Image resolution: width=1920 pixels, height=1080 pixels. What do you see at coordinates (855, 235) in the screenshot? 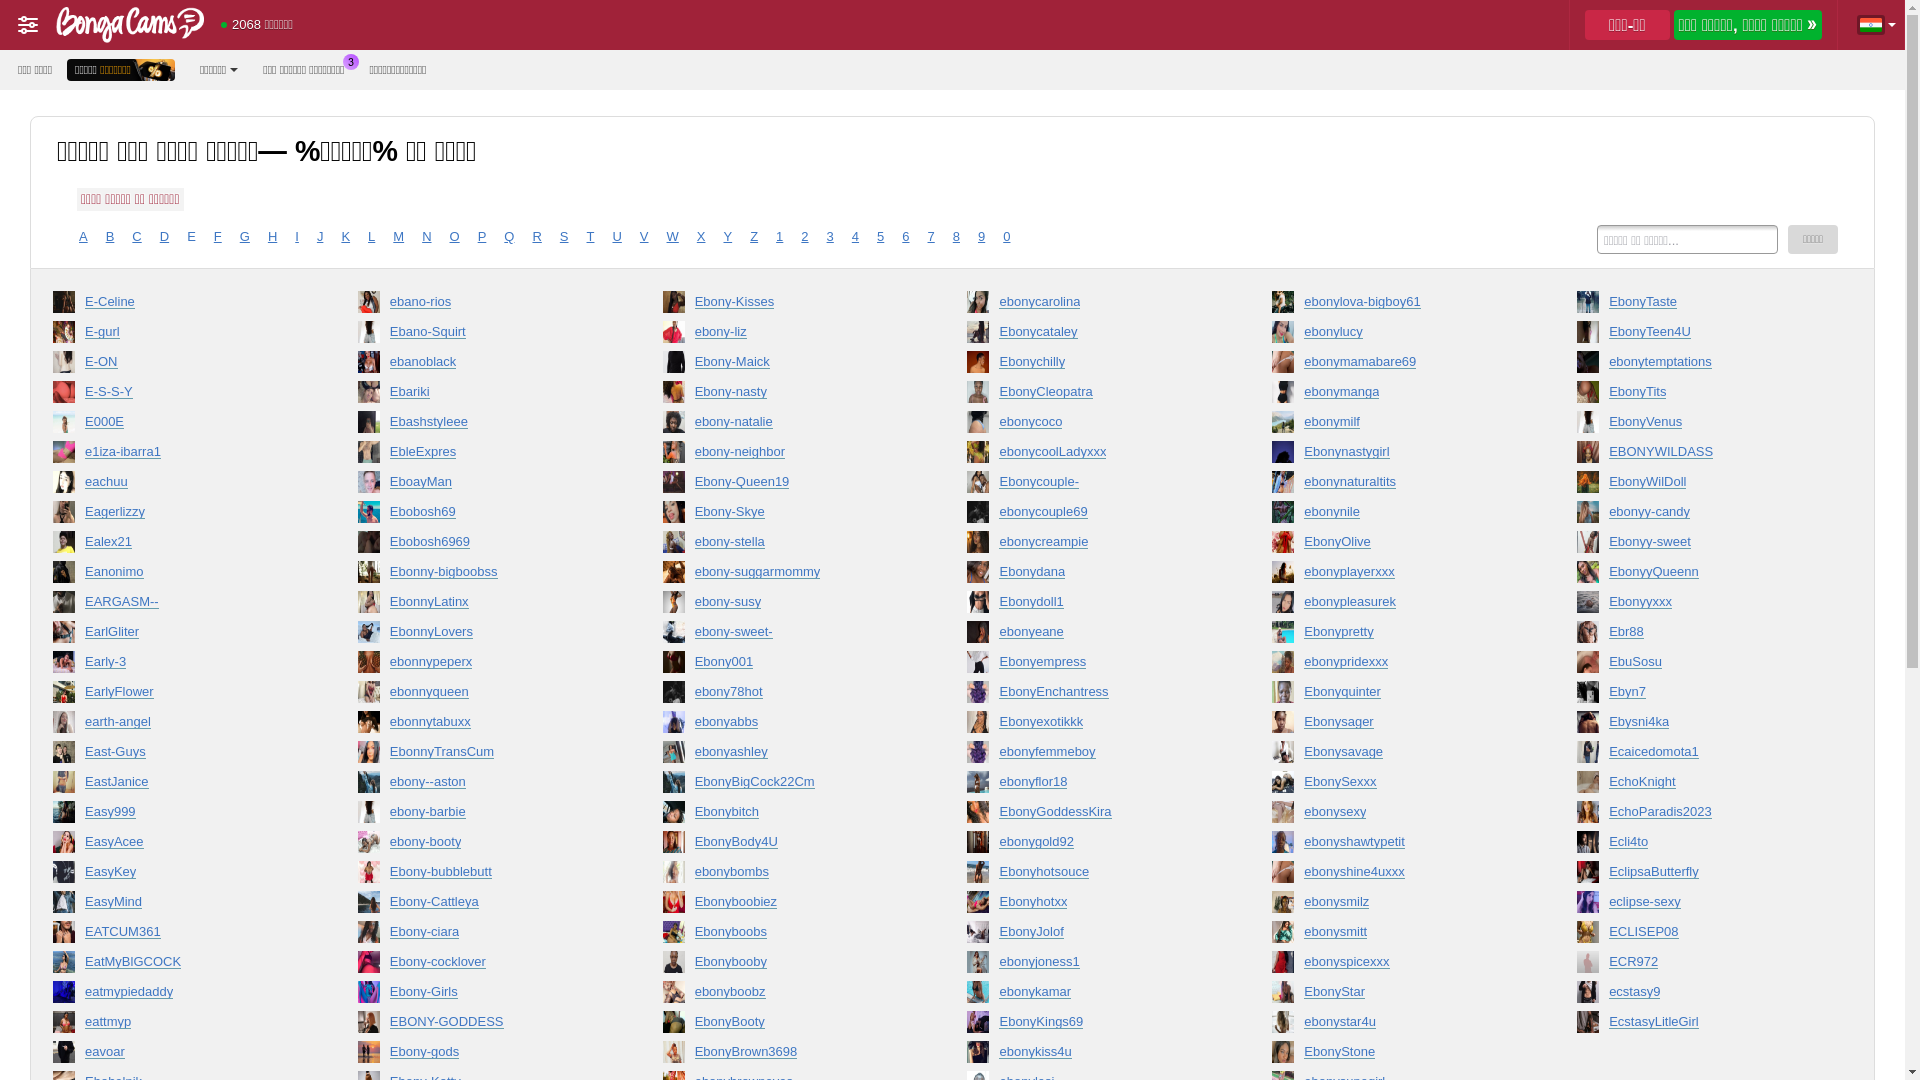
I see `'4'` at bounding box center [855, 235].